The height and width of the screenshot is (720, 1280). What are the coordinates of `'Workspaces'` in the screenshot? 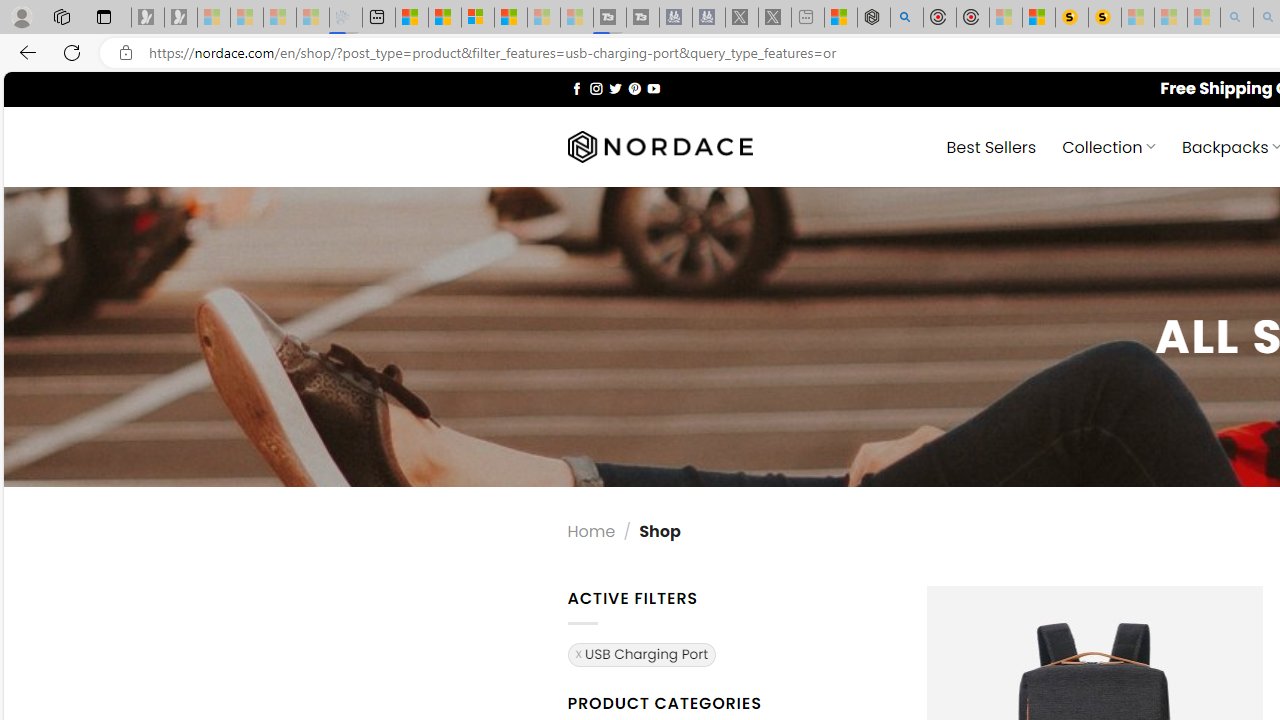 It's located at (61, 16).